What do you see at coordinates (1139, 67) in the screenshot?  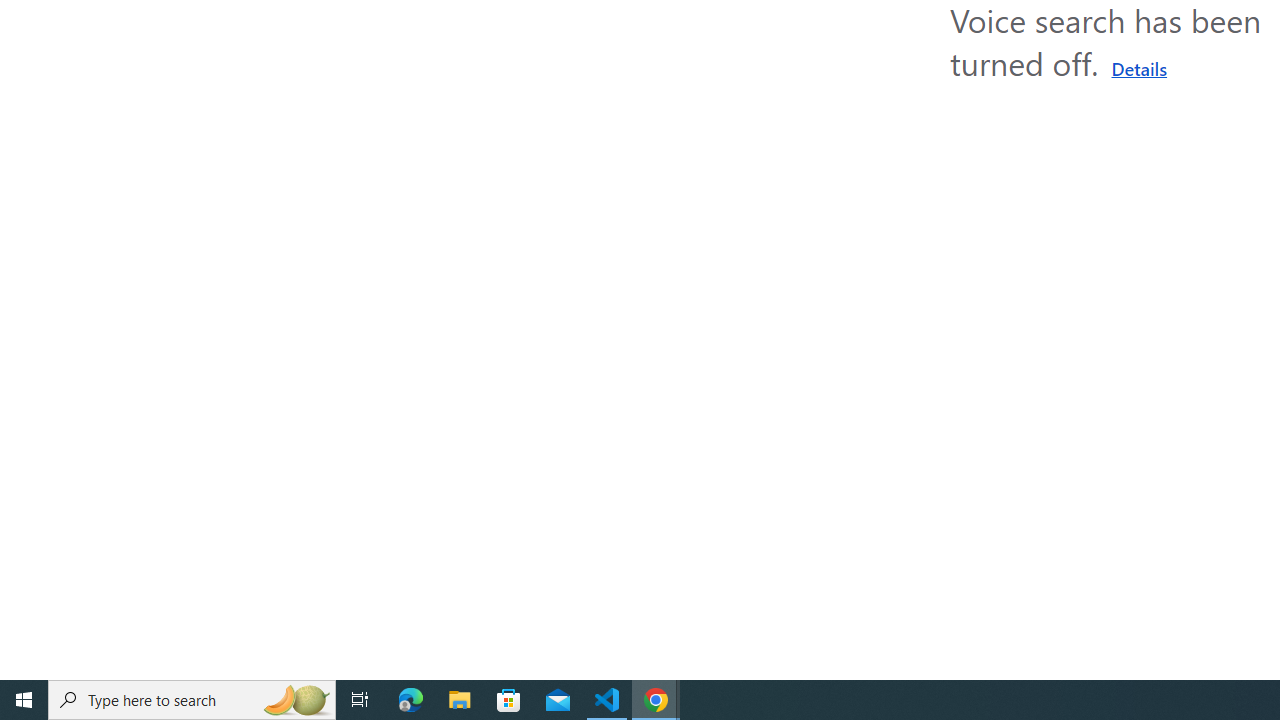 I see `'Learn more about using a microphone'` at bounding box center [1139, 67].